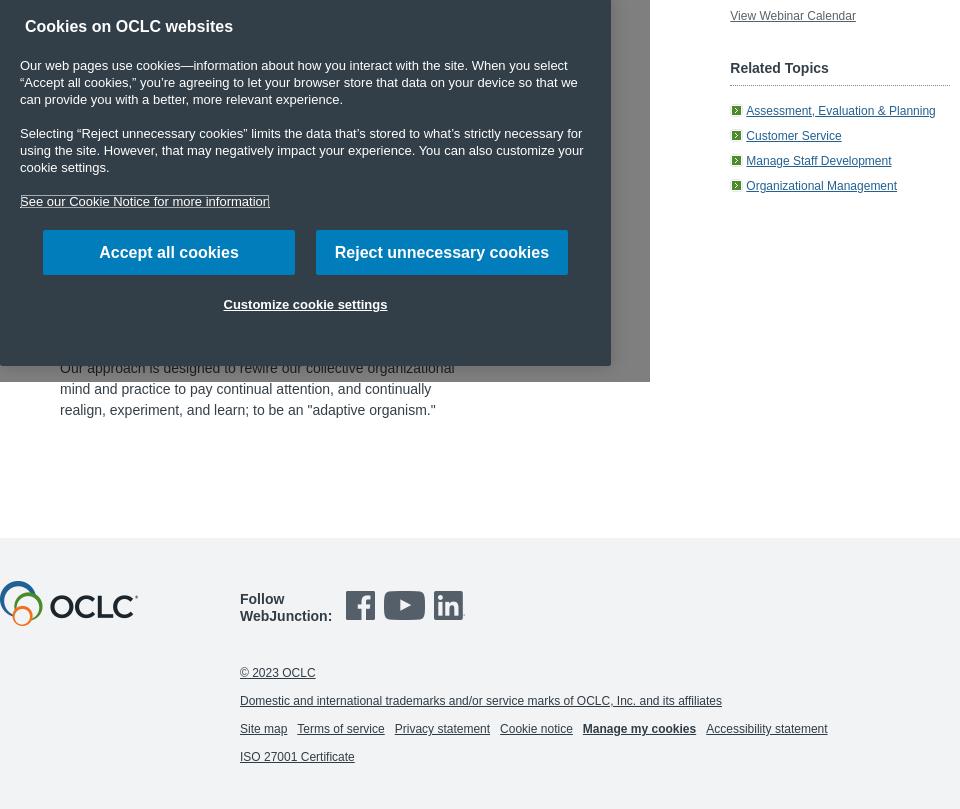 The image size is (960, 809). What do you see at coordinates (840, 110) in the screenshot?
I see `'Assessment, Evaluation & Planning'` at bounding box center [840, 110].